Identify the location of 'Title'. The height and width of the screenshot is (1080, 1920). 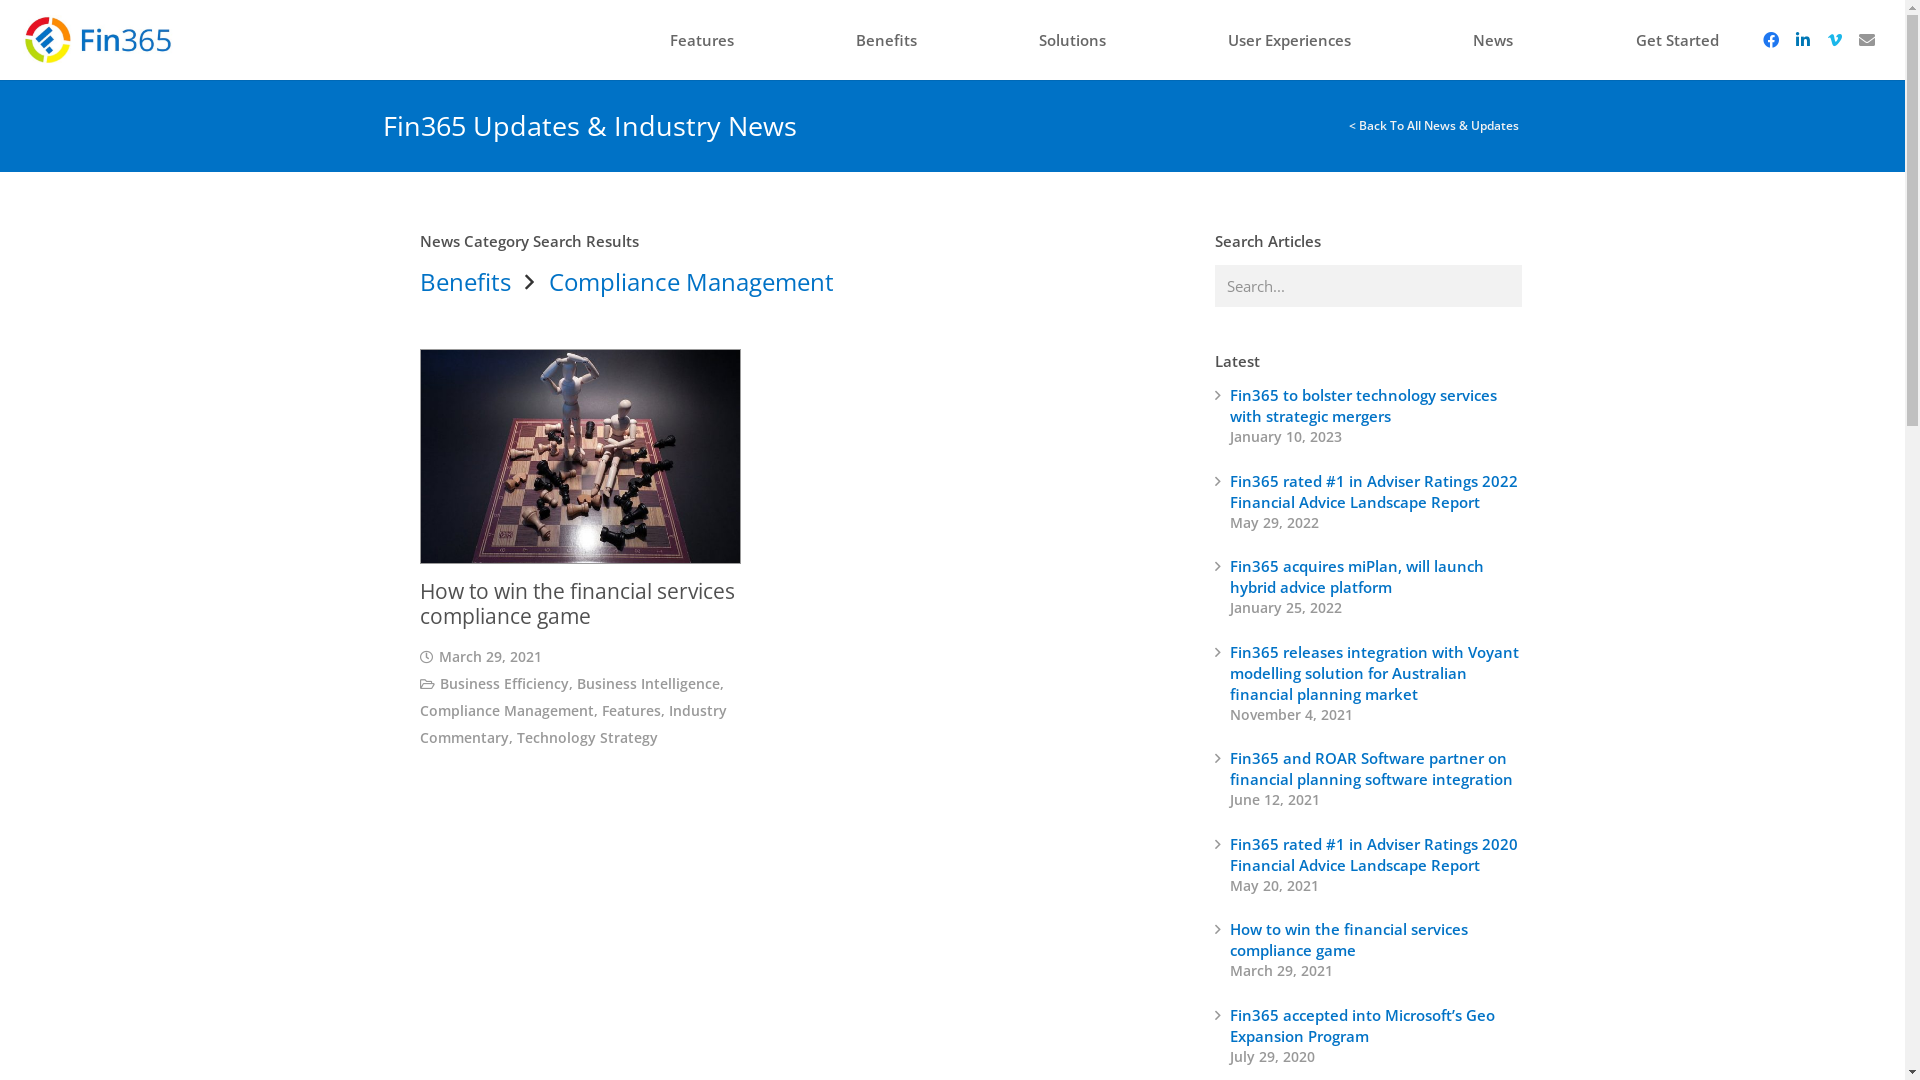
(1865, 39).